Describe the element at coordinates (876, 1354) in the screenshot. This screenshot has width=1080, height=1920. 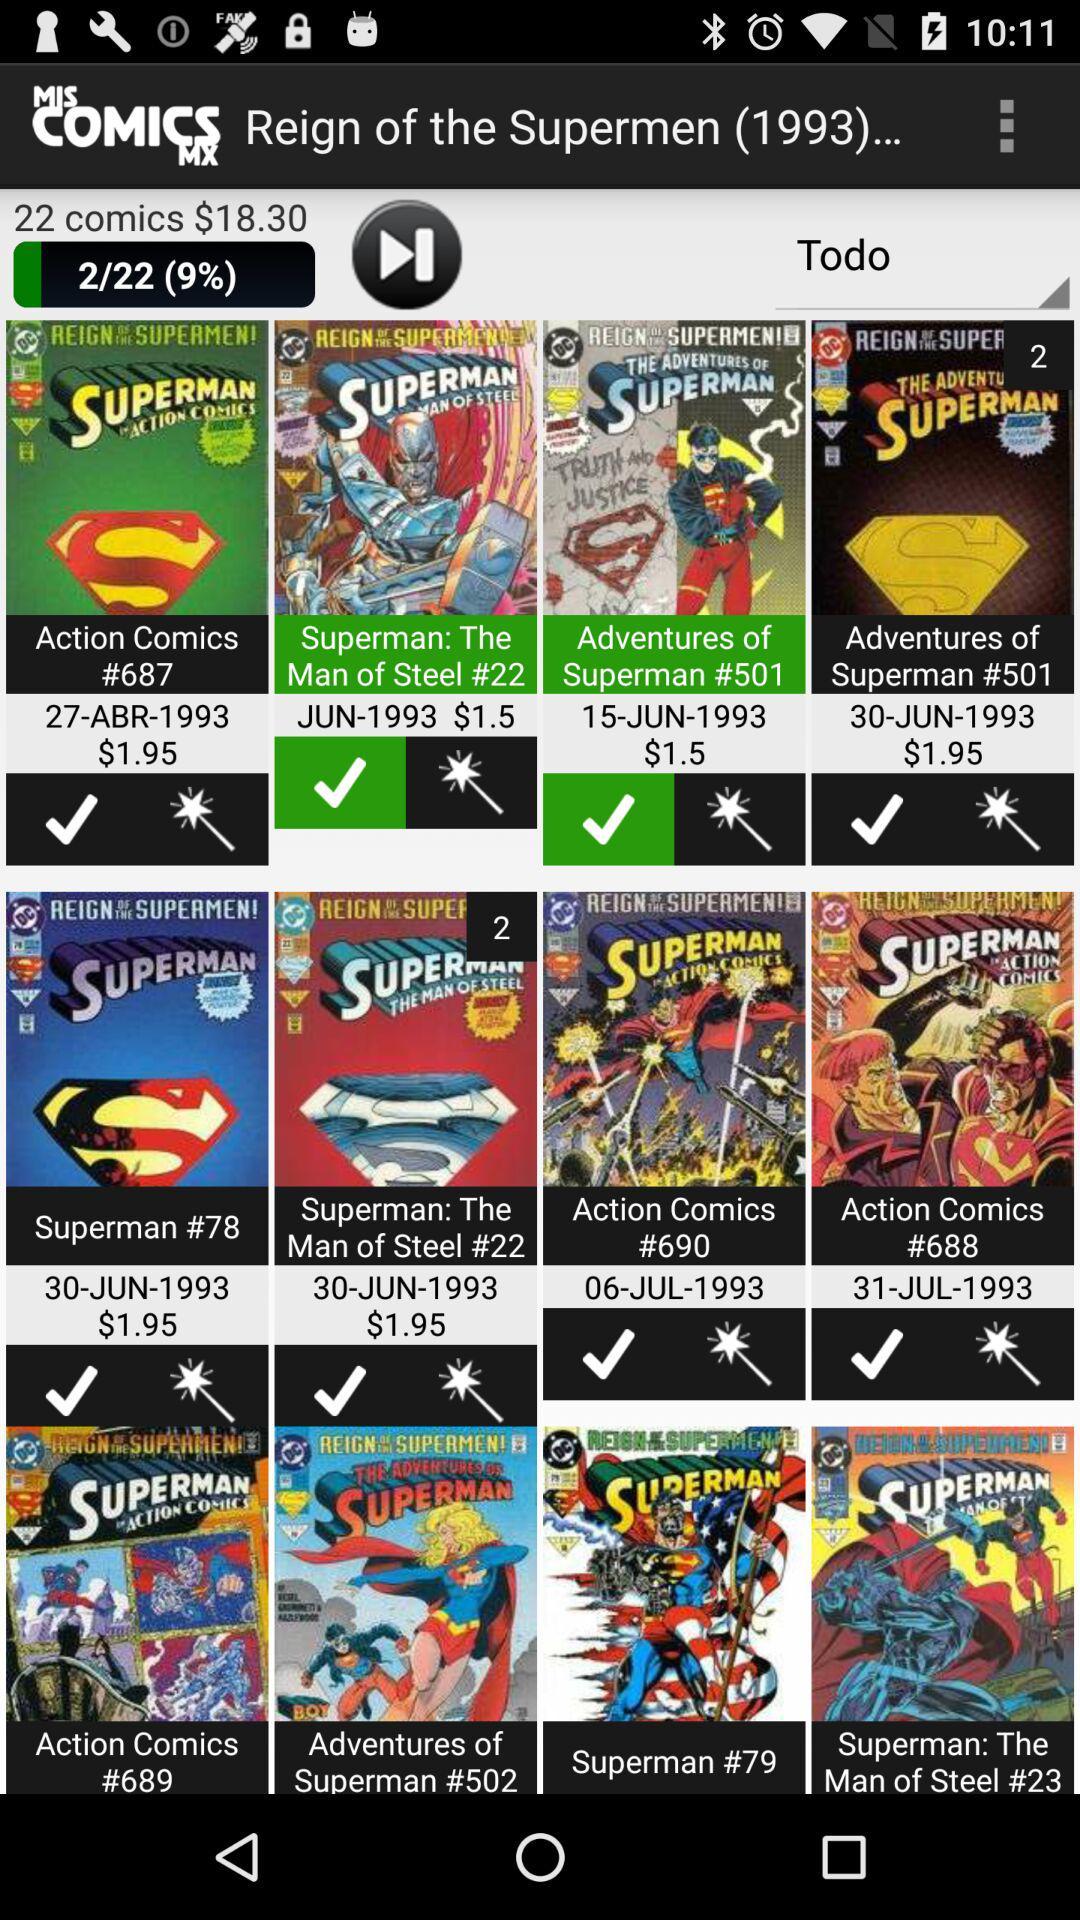
I see `check the option` at that location.